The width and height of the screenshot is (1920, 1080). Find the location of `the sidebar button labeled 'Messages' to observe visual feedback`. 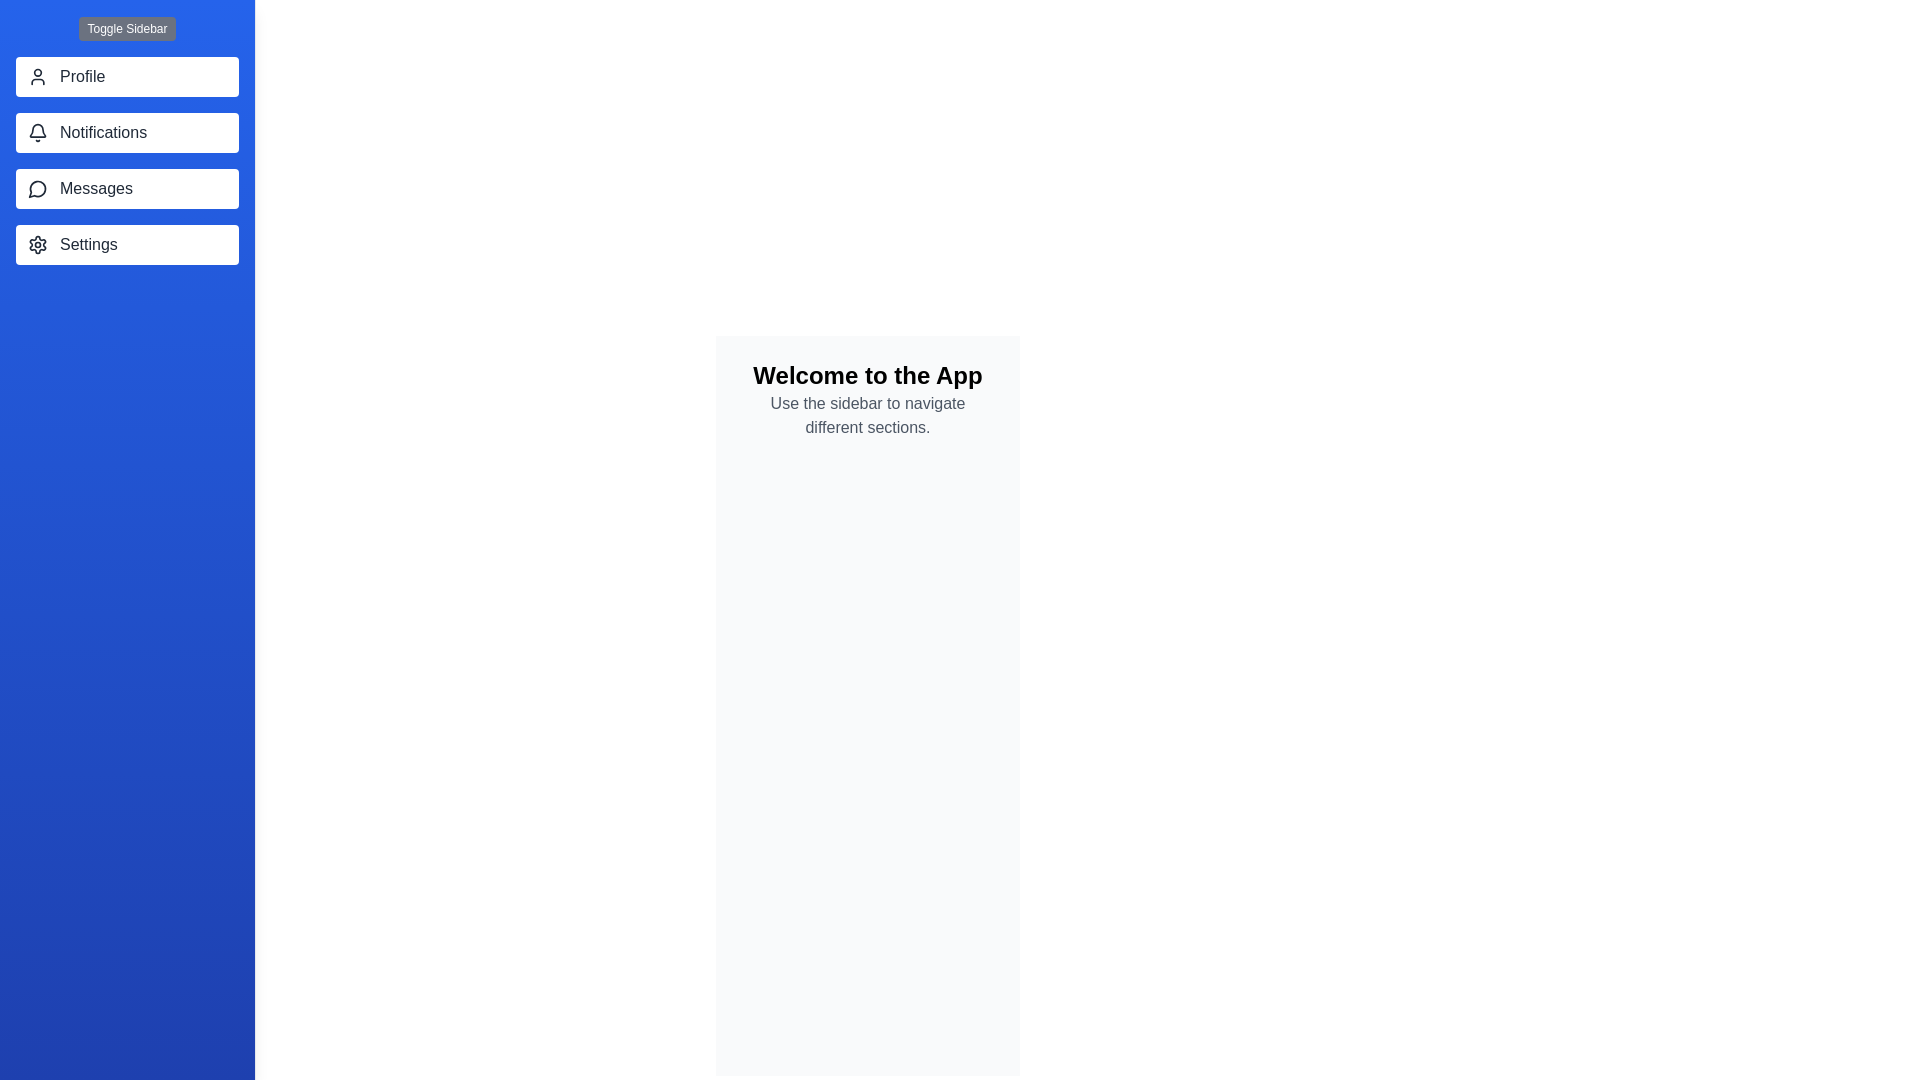

the sidebar button labeled 'Messages' to observe visual feedback is located at coordinates (126, 189).